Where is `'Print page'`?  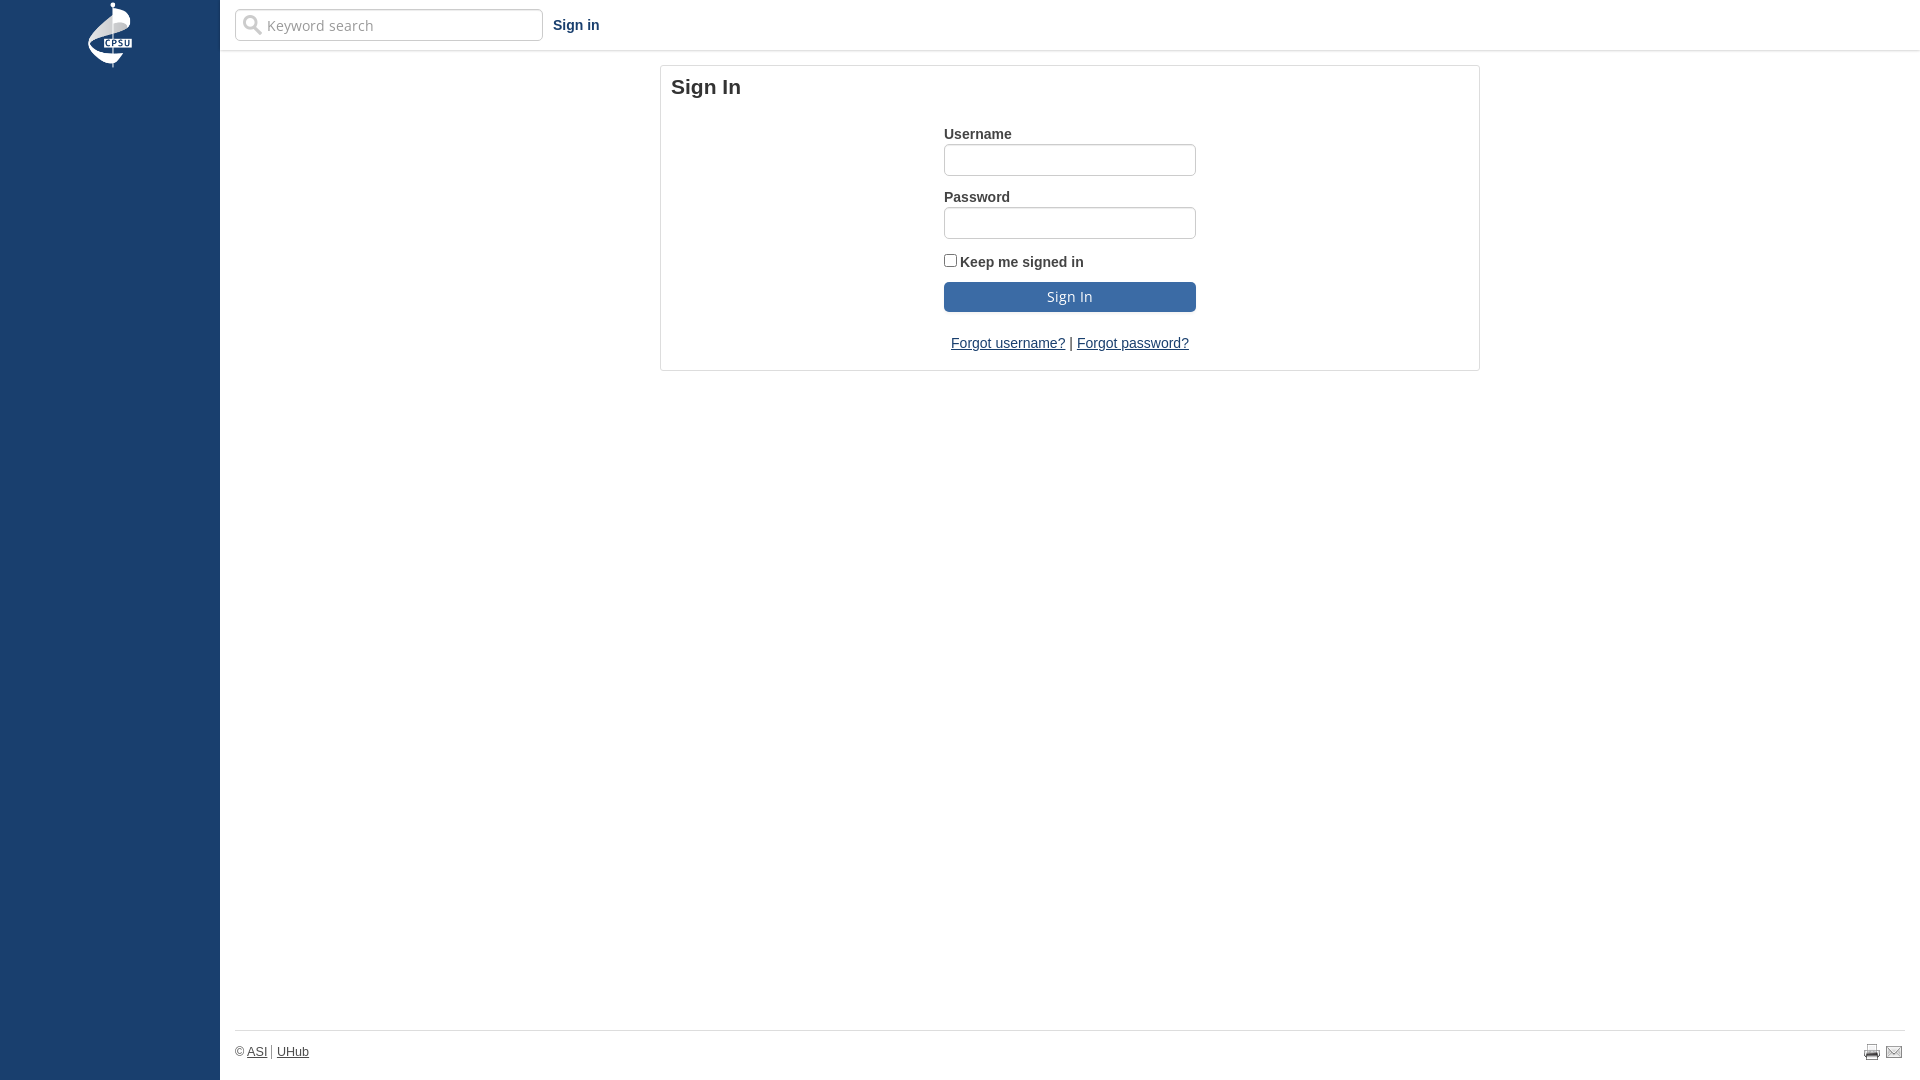
'Print page' is located at coordinates (1871, 1051).